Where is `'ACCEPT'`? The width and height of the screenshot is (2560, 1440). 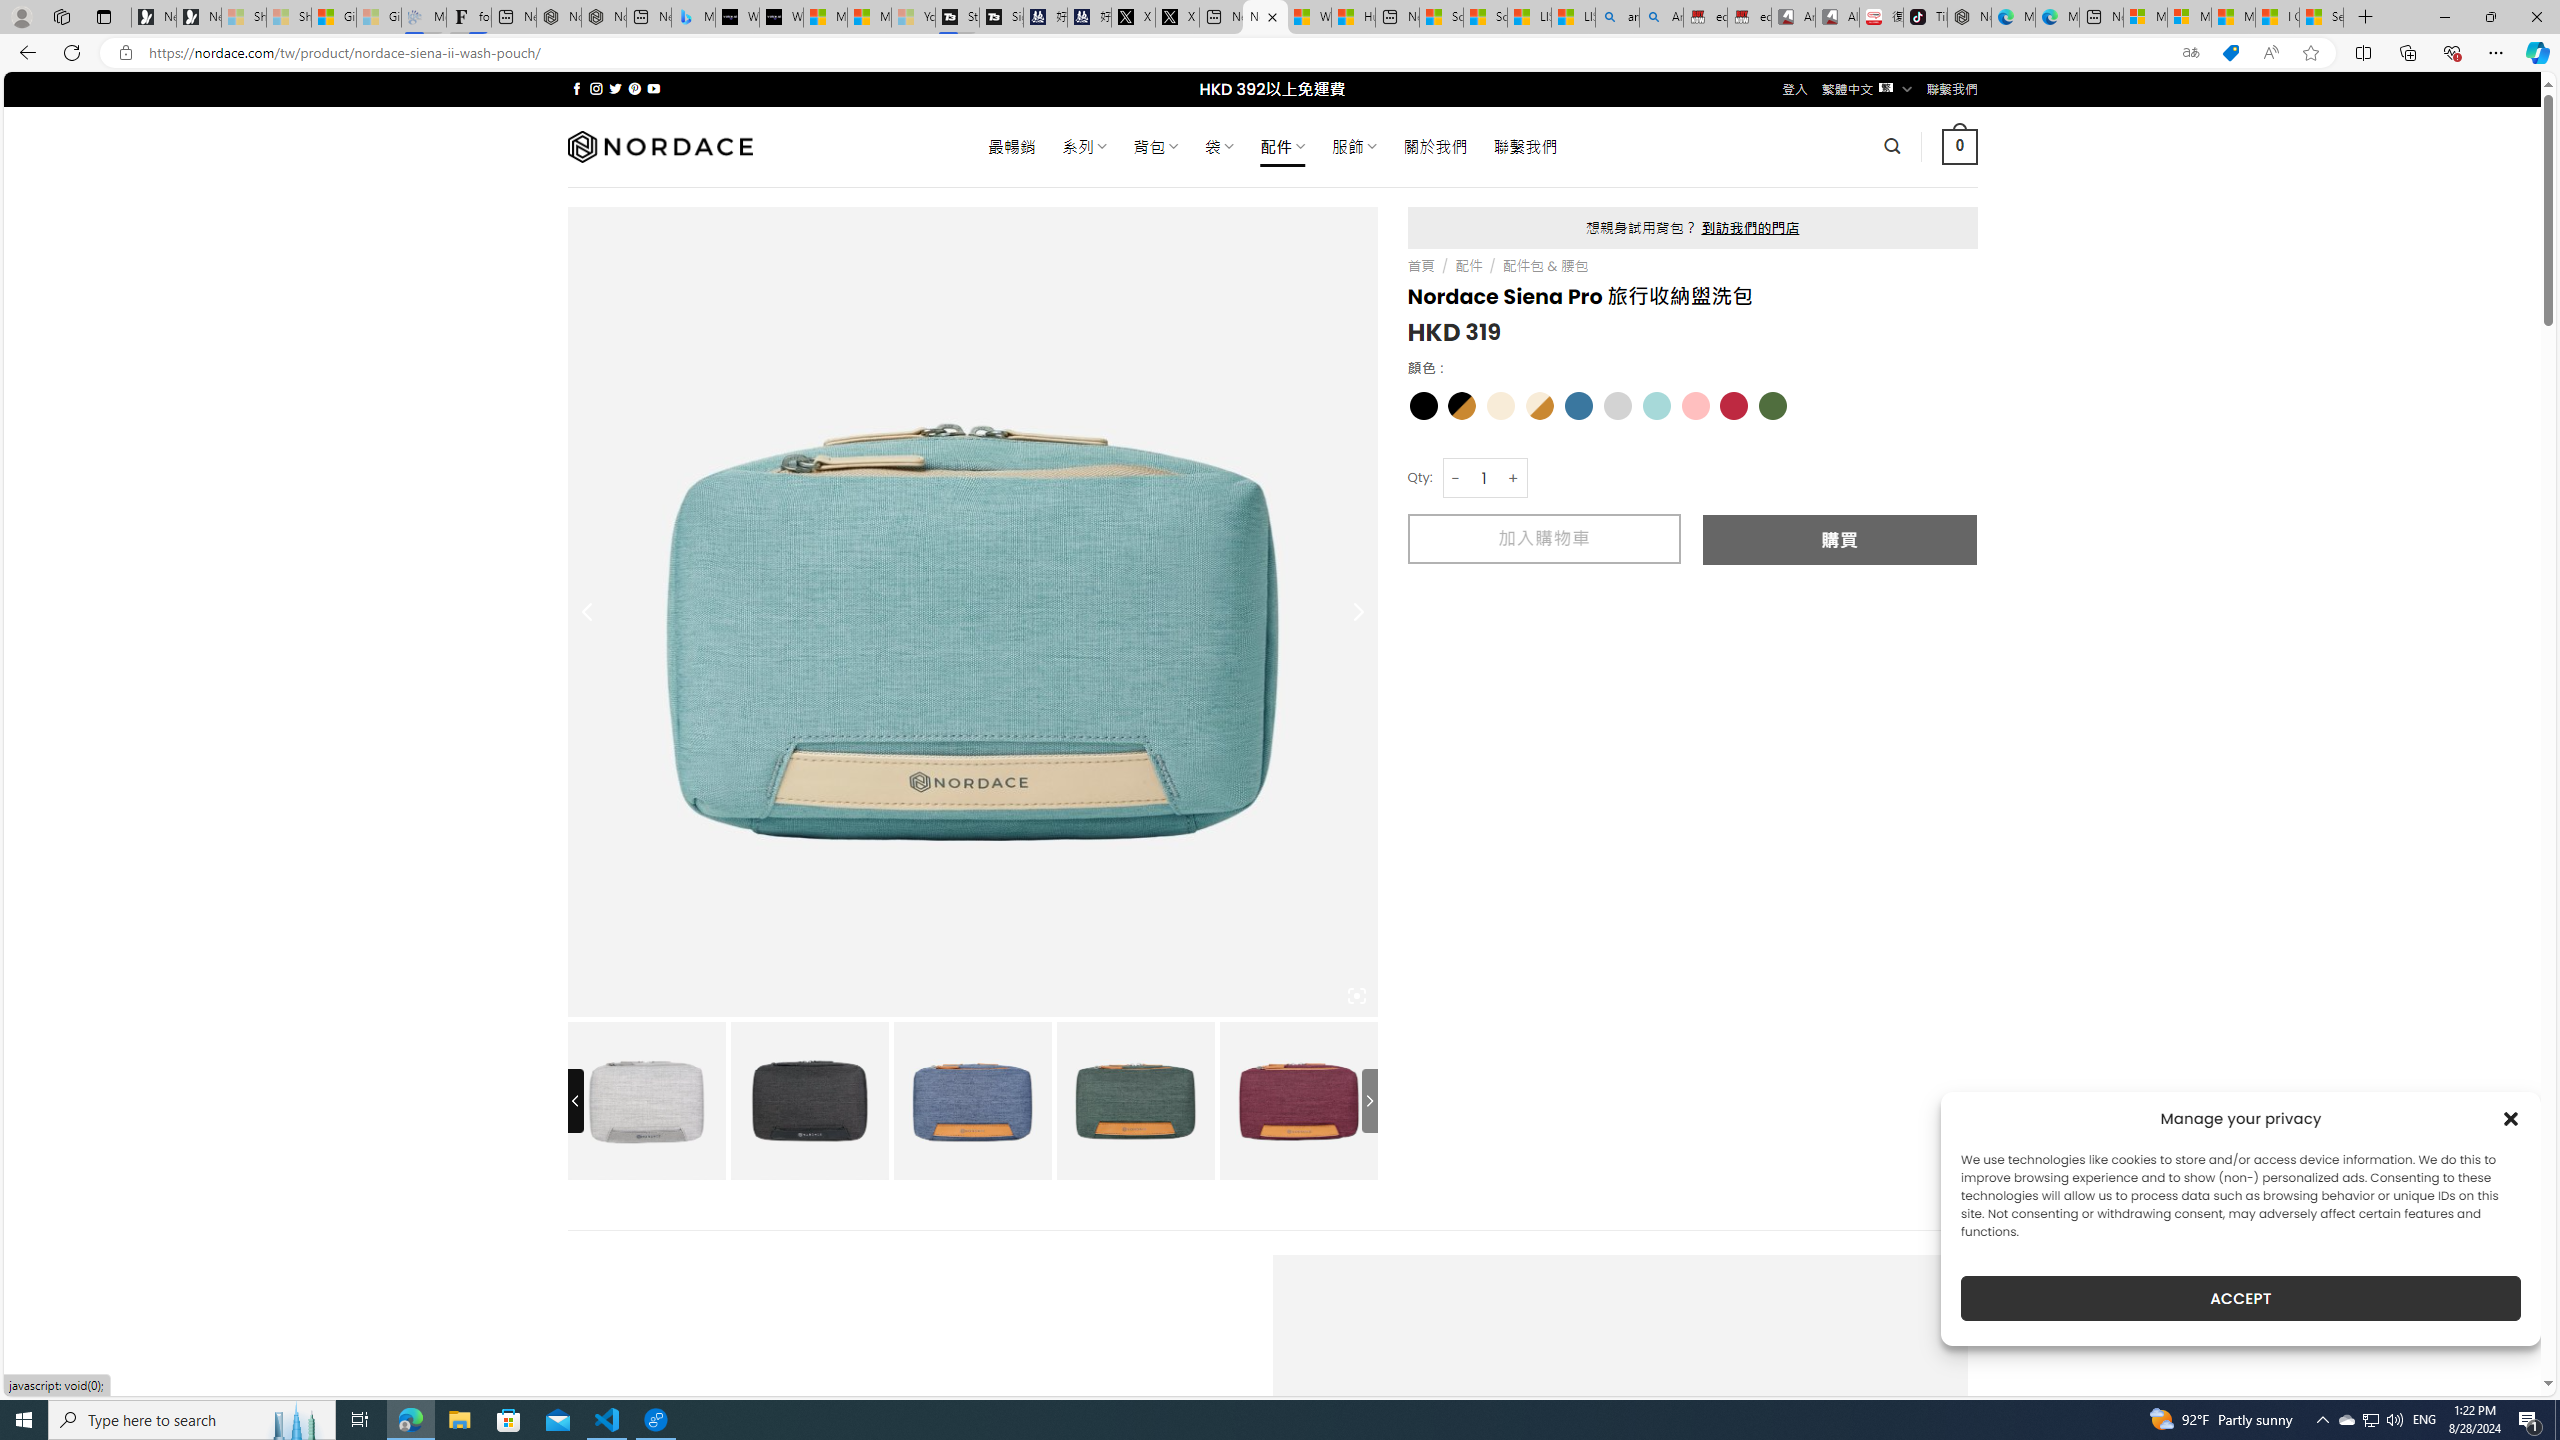 'ACCEPT' is located at coordinates (2241, 1298).